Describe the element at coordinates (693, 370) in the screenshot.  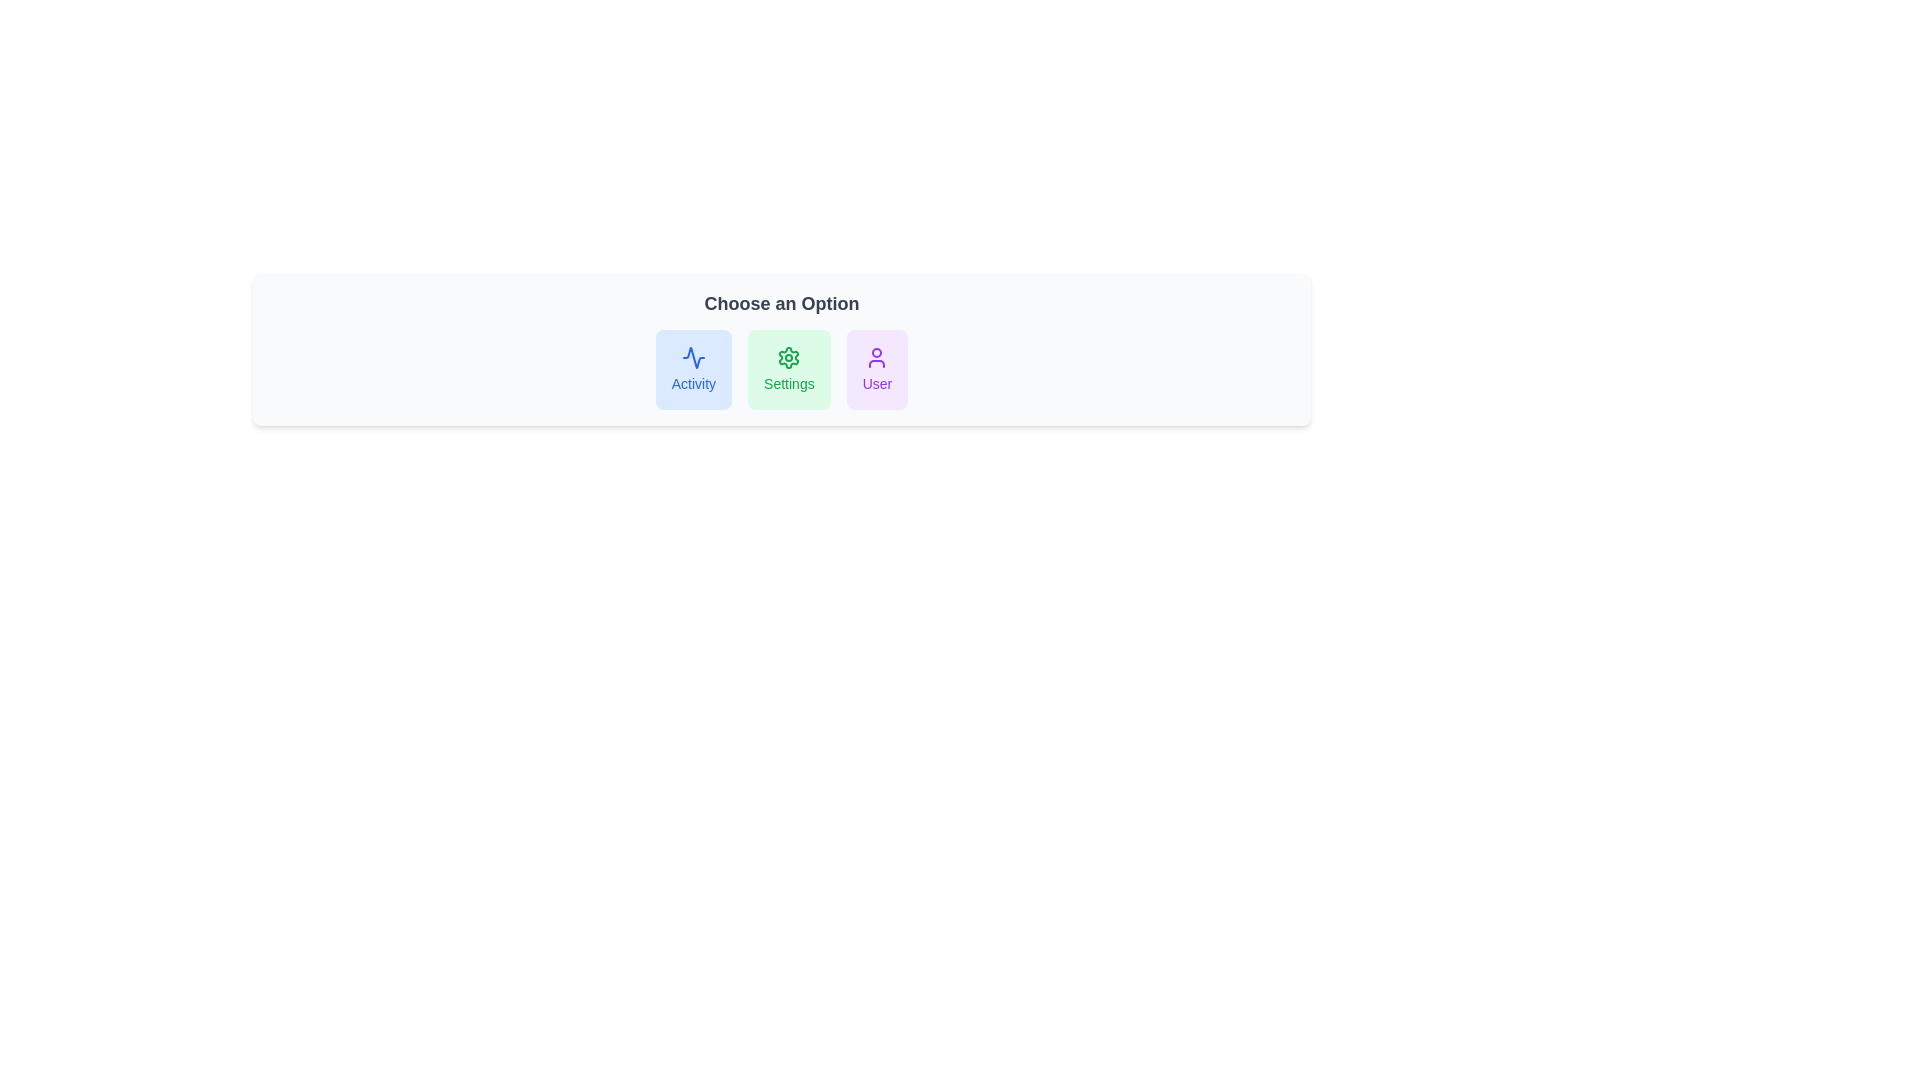
I see `the light blue button labeled 'Activity'` at that location.